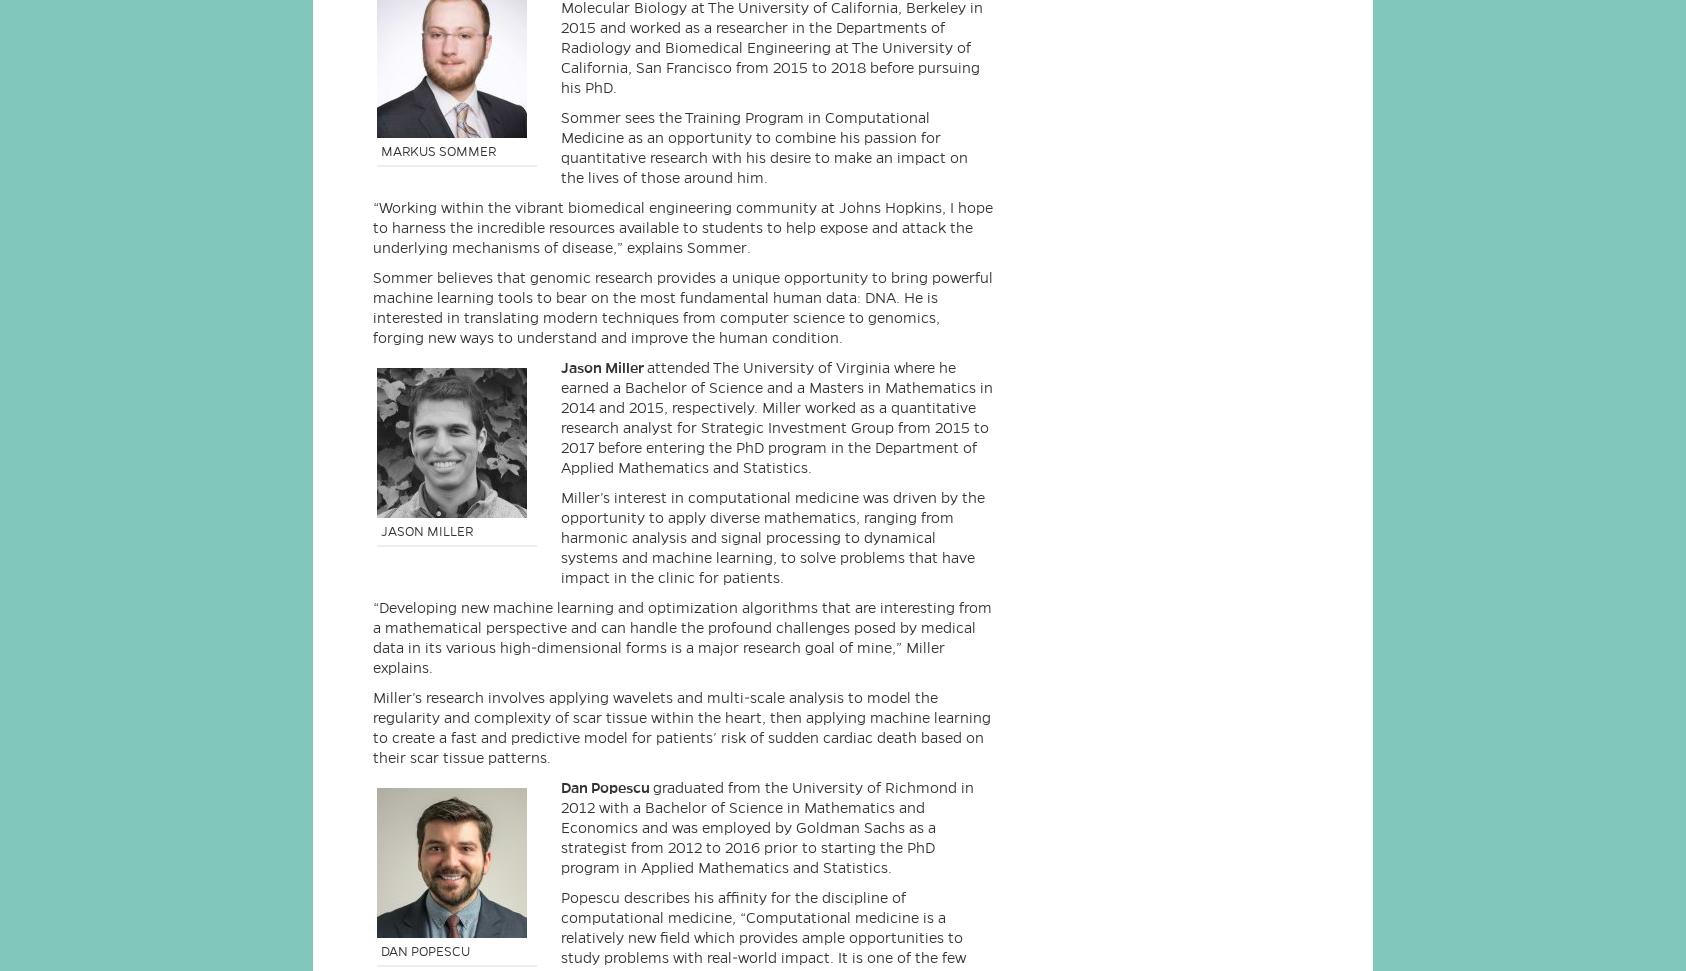 Image resolution: width=1686 pixels, height=971 pixels. Describe the element at coordinates (681, 227) in the screenshot. I see `'“Working within the vibrant biomedical engineering community at Johns Hopkins, I hope to harness the incredible resources available to students to help expose and attack the underlying mechanisms of disease,” explains Sommer.'` at that location.